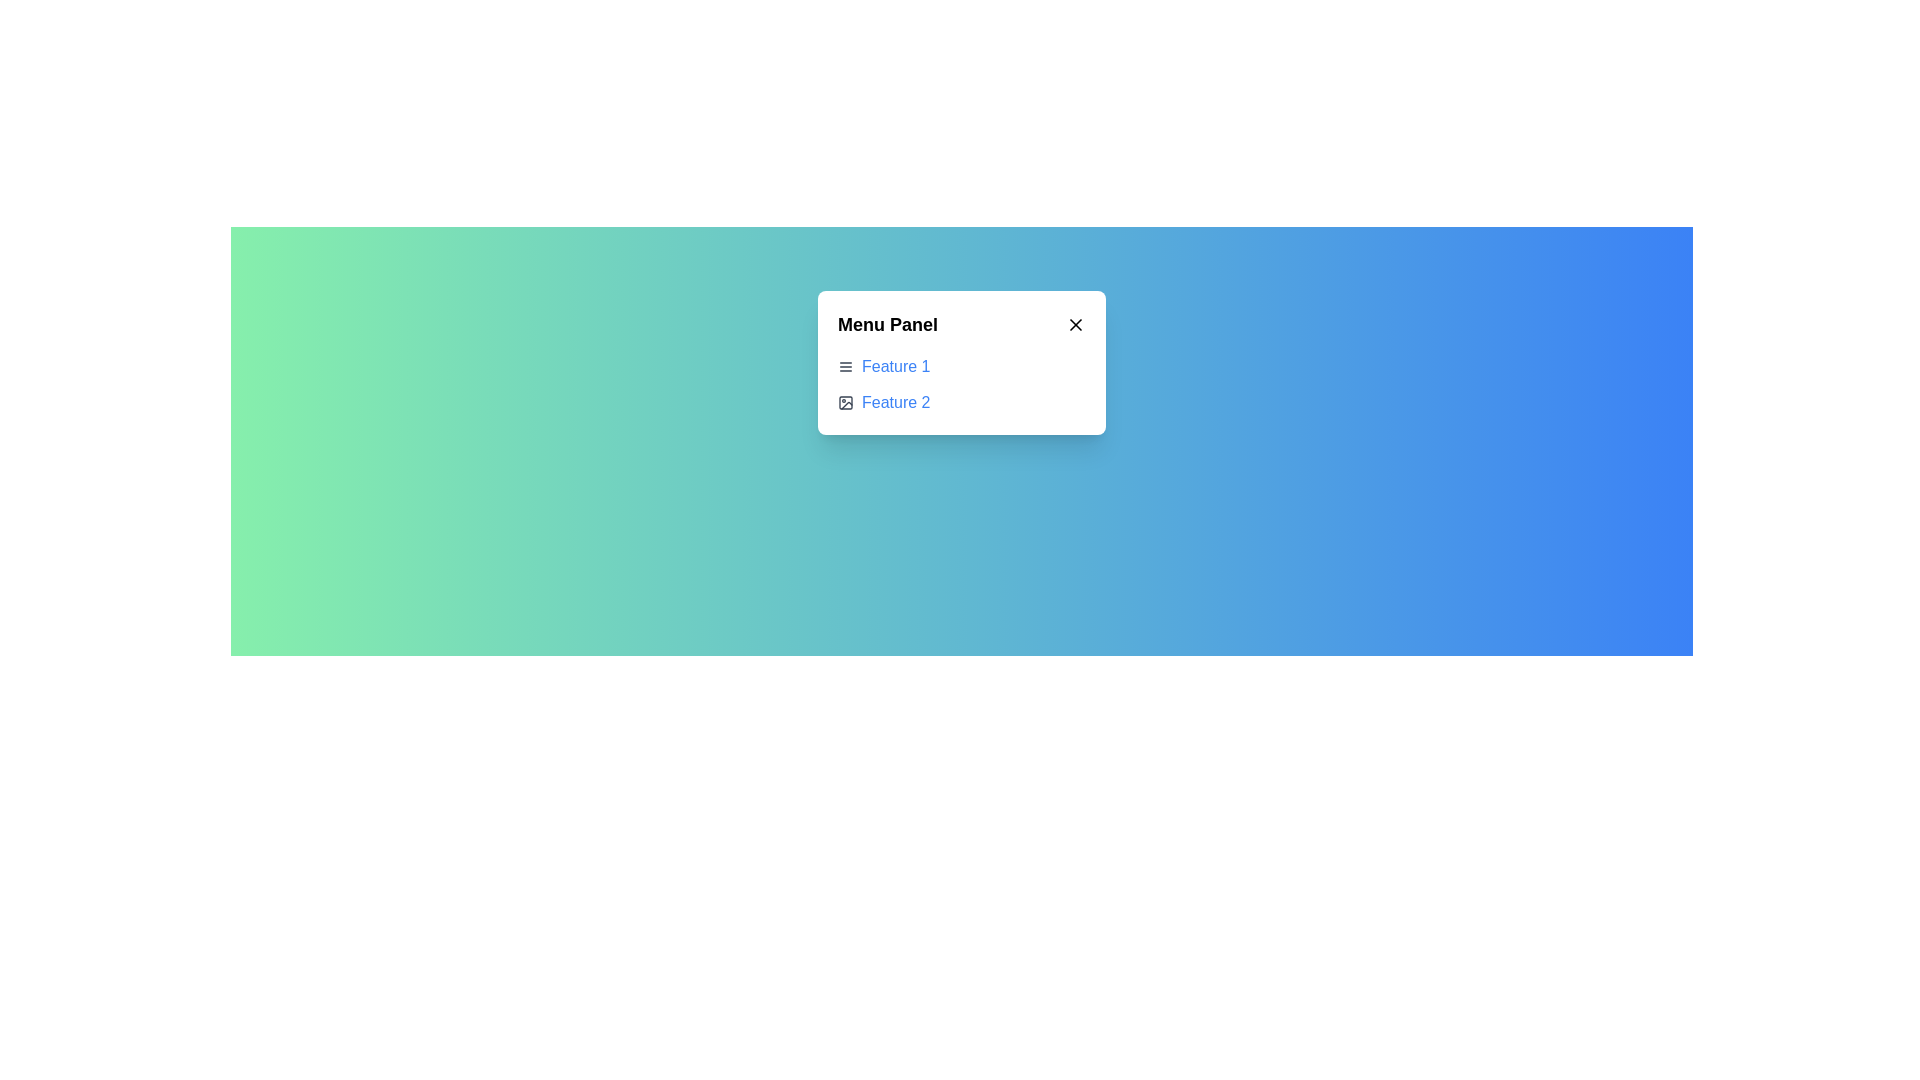 This screenshot has width=1920, height=1080. Describe the element at coordinates (1074, 323) in the screenshot. I see `the second arm of the 'X' shape` at that location.